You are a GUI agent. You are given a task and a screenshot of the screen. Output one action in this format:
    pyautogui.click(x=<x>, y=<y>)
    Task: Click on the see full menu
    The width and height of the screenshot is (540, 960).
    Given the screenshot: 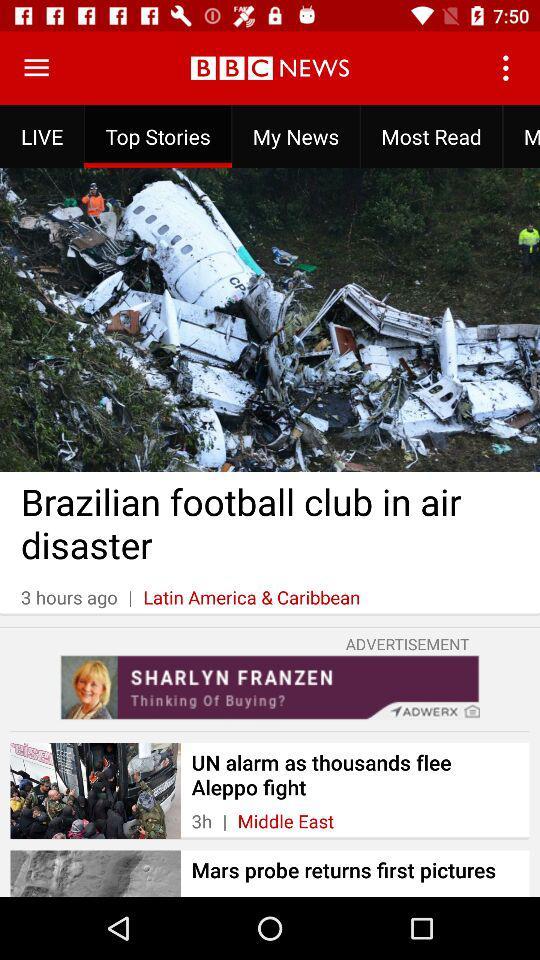 What is the action you would take?
    pyautogui.click(x=36, y=68)
    